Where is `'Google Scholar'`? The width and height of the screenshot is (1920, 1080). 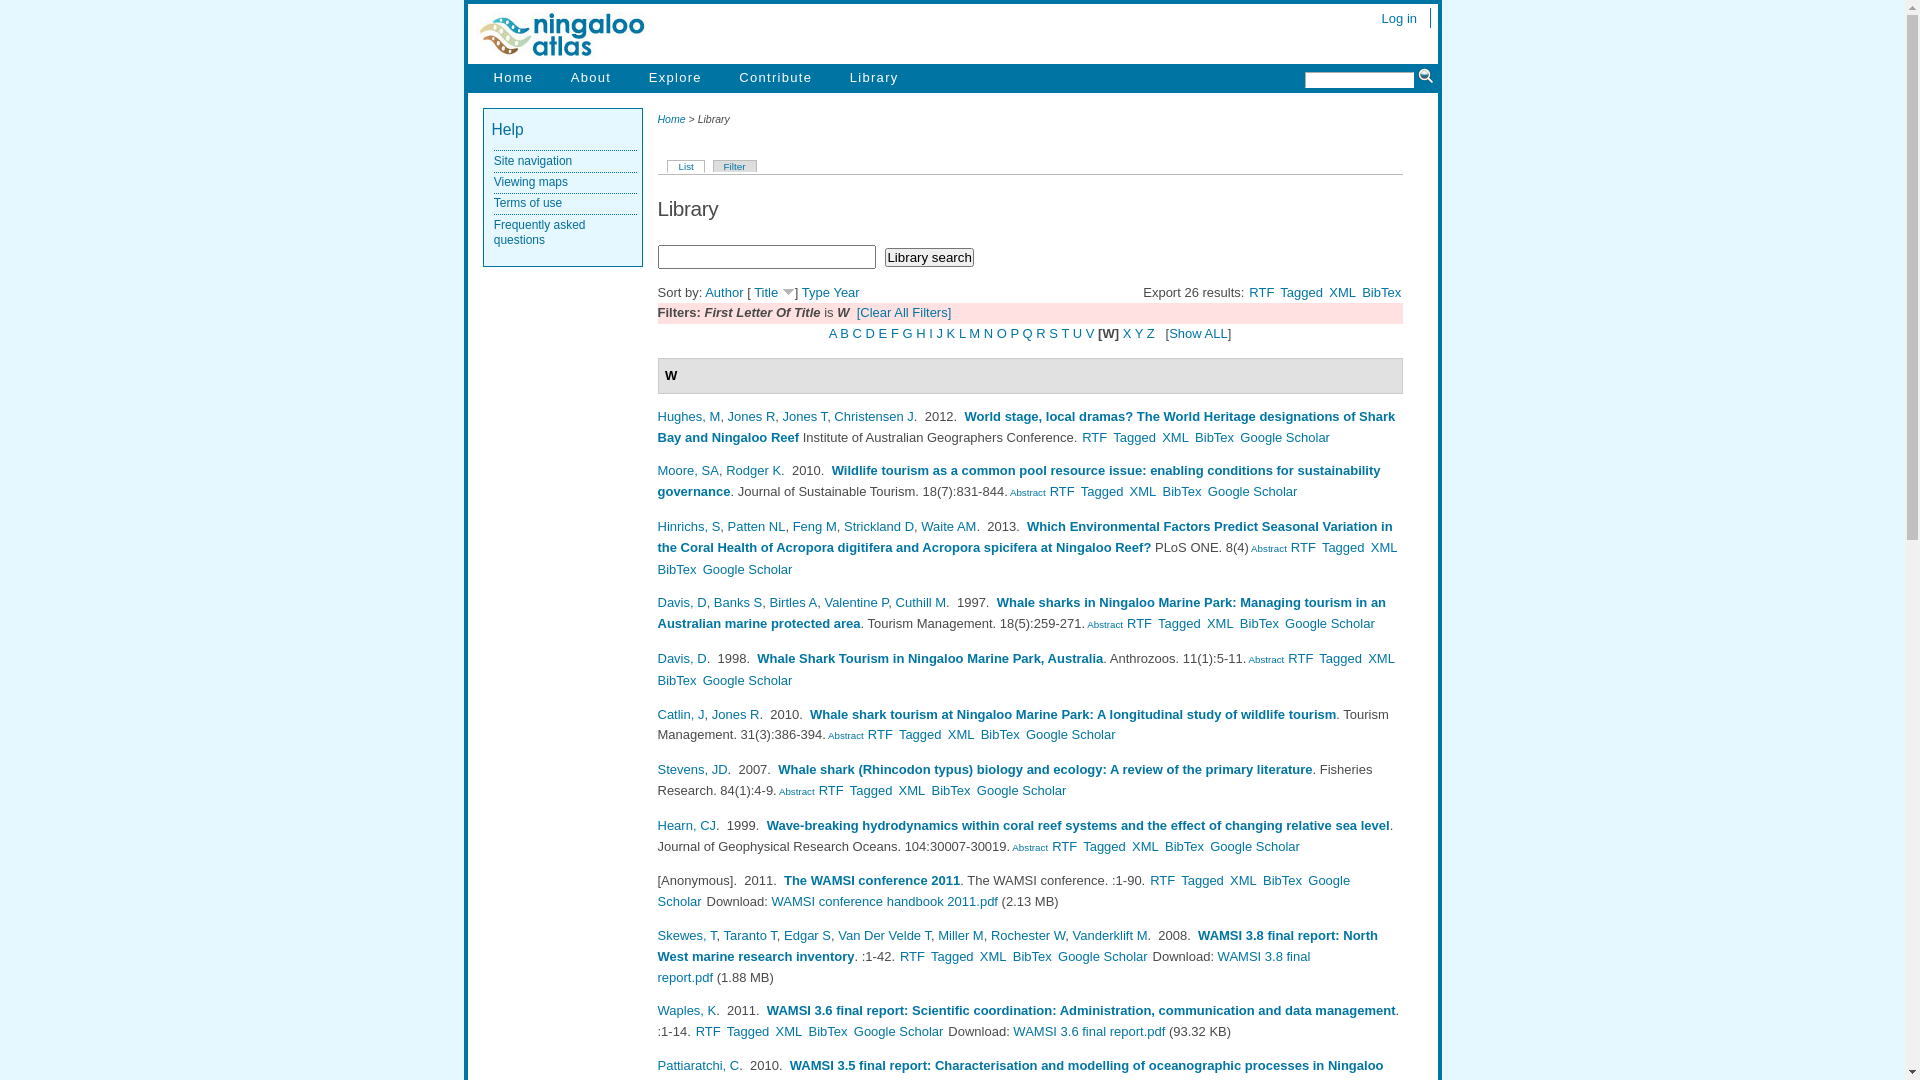 'Google Scholar' is located at coordinates (1251, 491).